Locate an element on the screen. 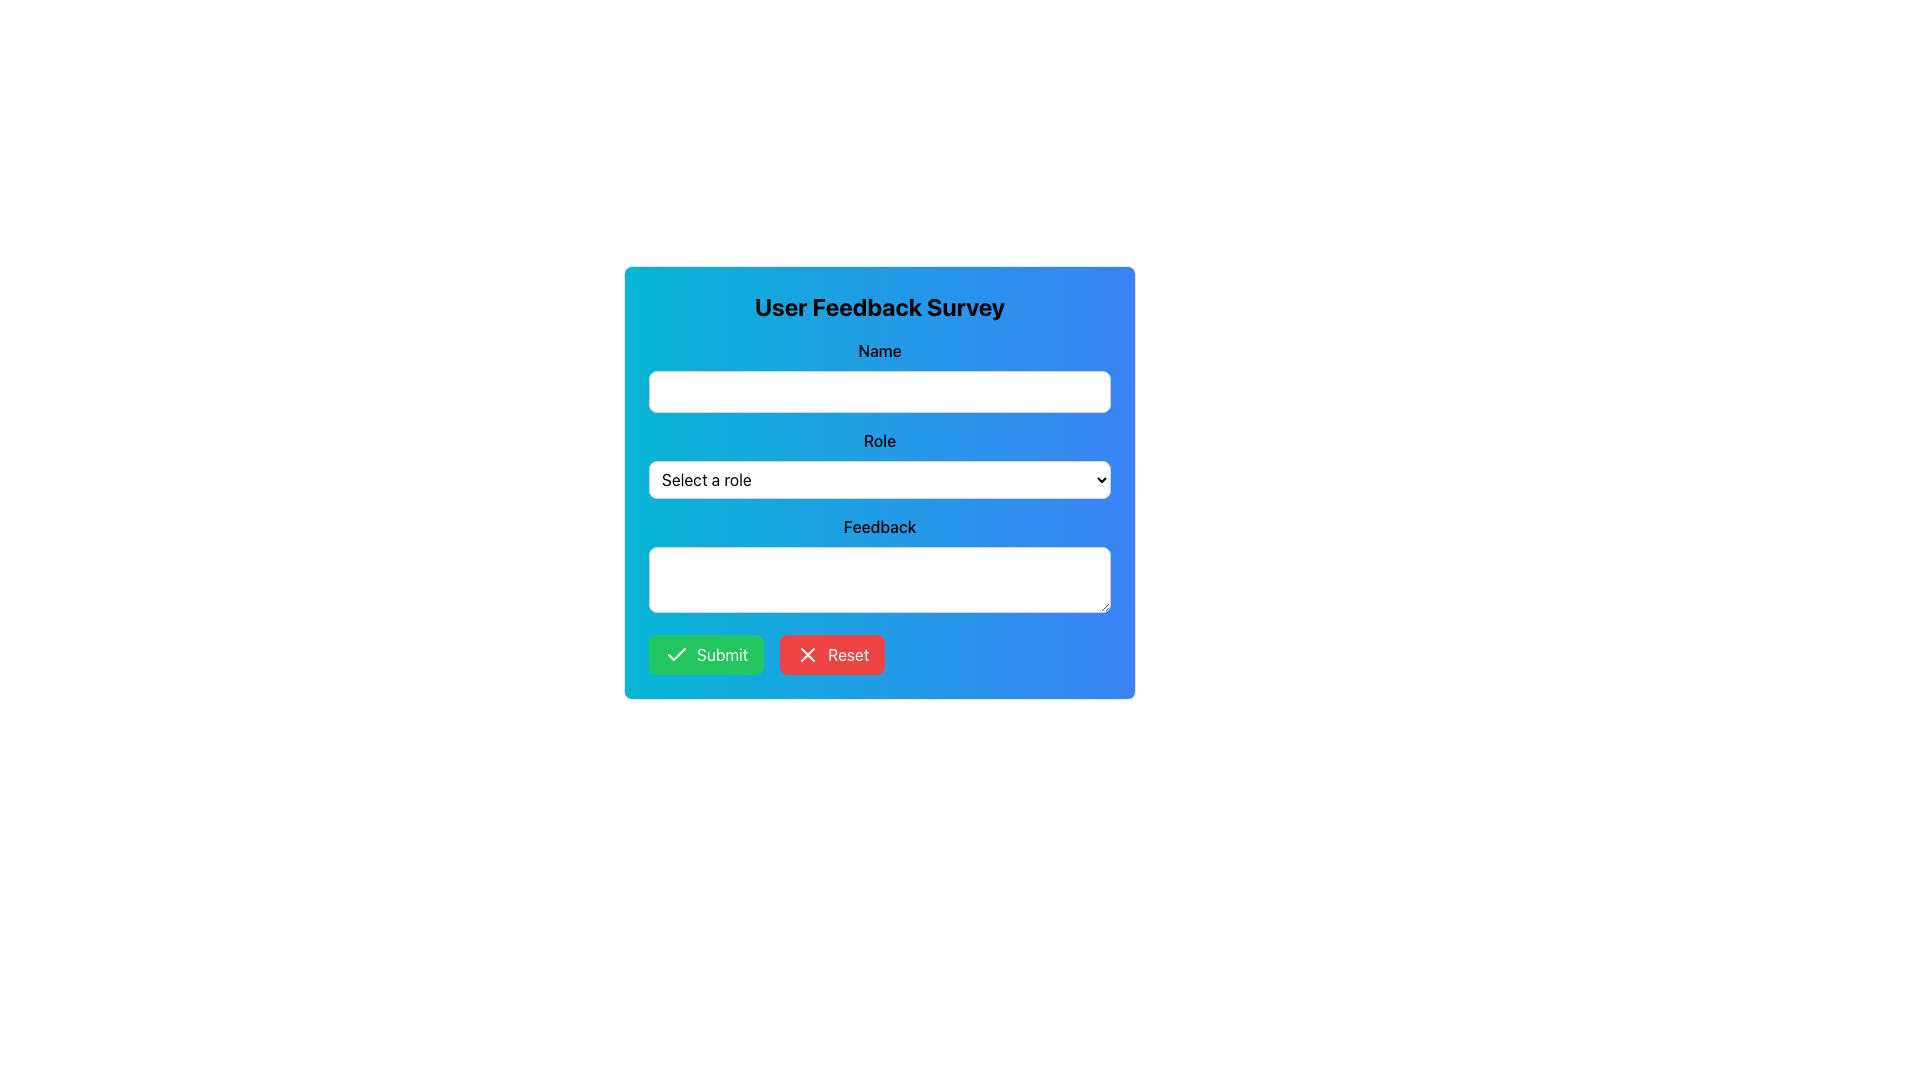 Image resolution: width=1920 pixels, height=1080 pixels. the check icon which is part of the 'Submit' button, located at the bottom-left corner of the form, next to the red 'Reset' button is located at coordinates (676, 655).